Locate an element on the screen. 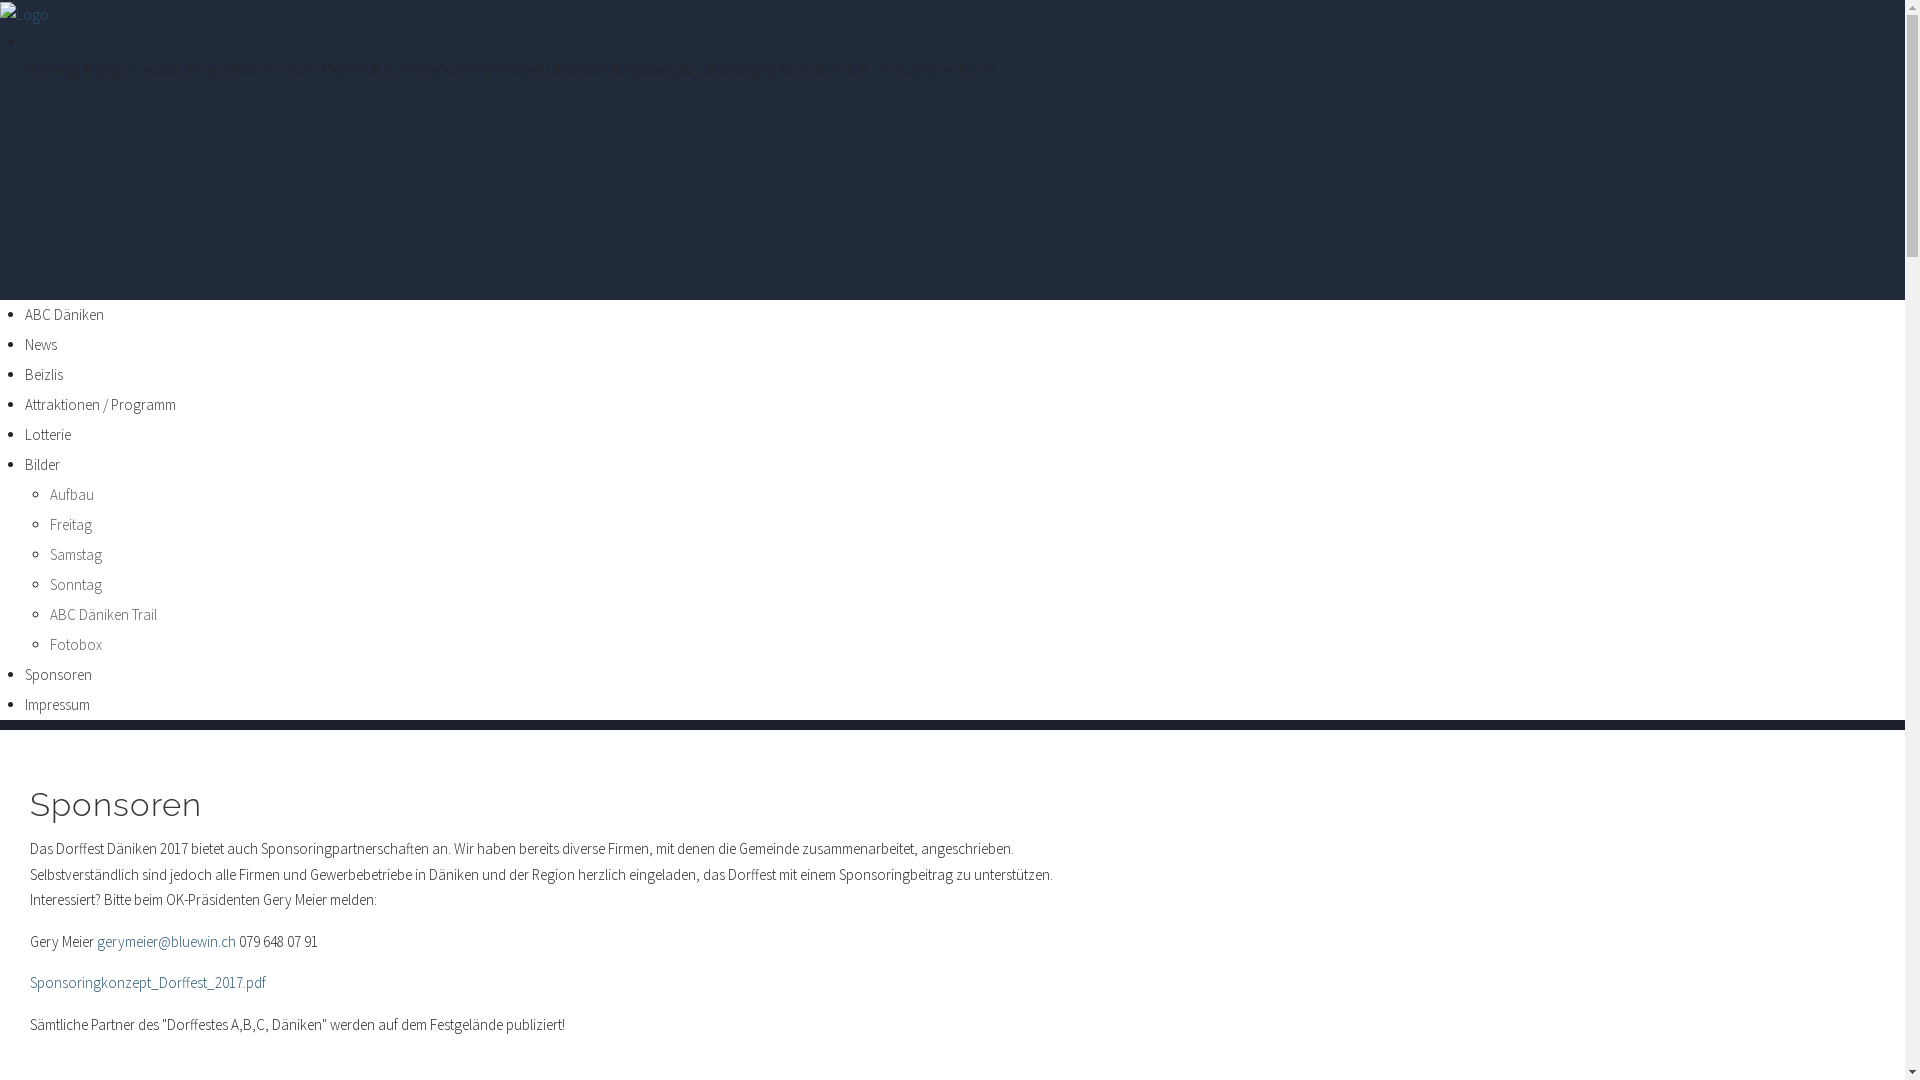 This screenshot has width=1920, height=1080. 'Sponsoringkonzept_Dorffest_2017.pdf' is located at coordinates (147, 981).